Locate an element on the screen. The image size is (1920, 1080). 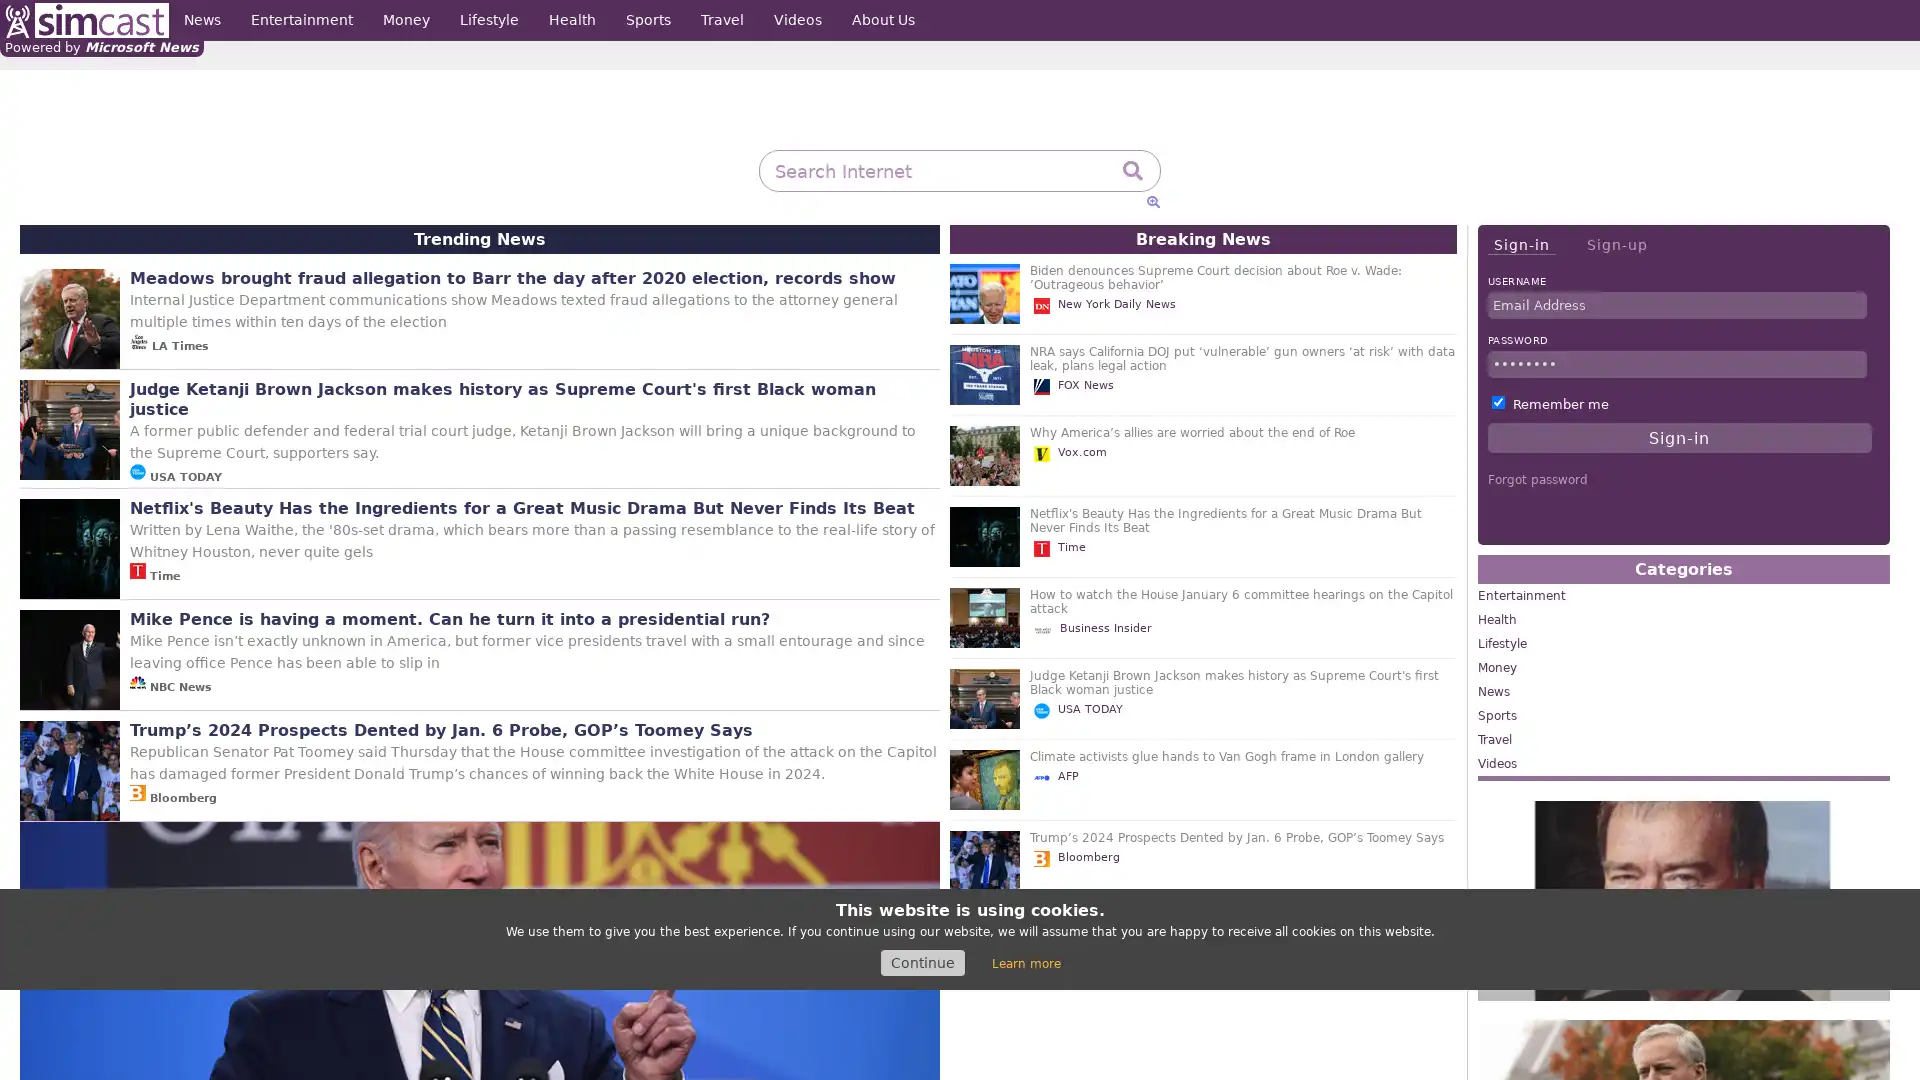
Continue is located at coordinates (921, 962).